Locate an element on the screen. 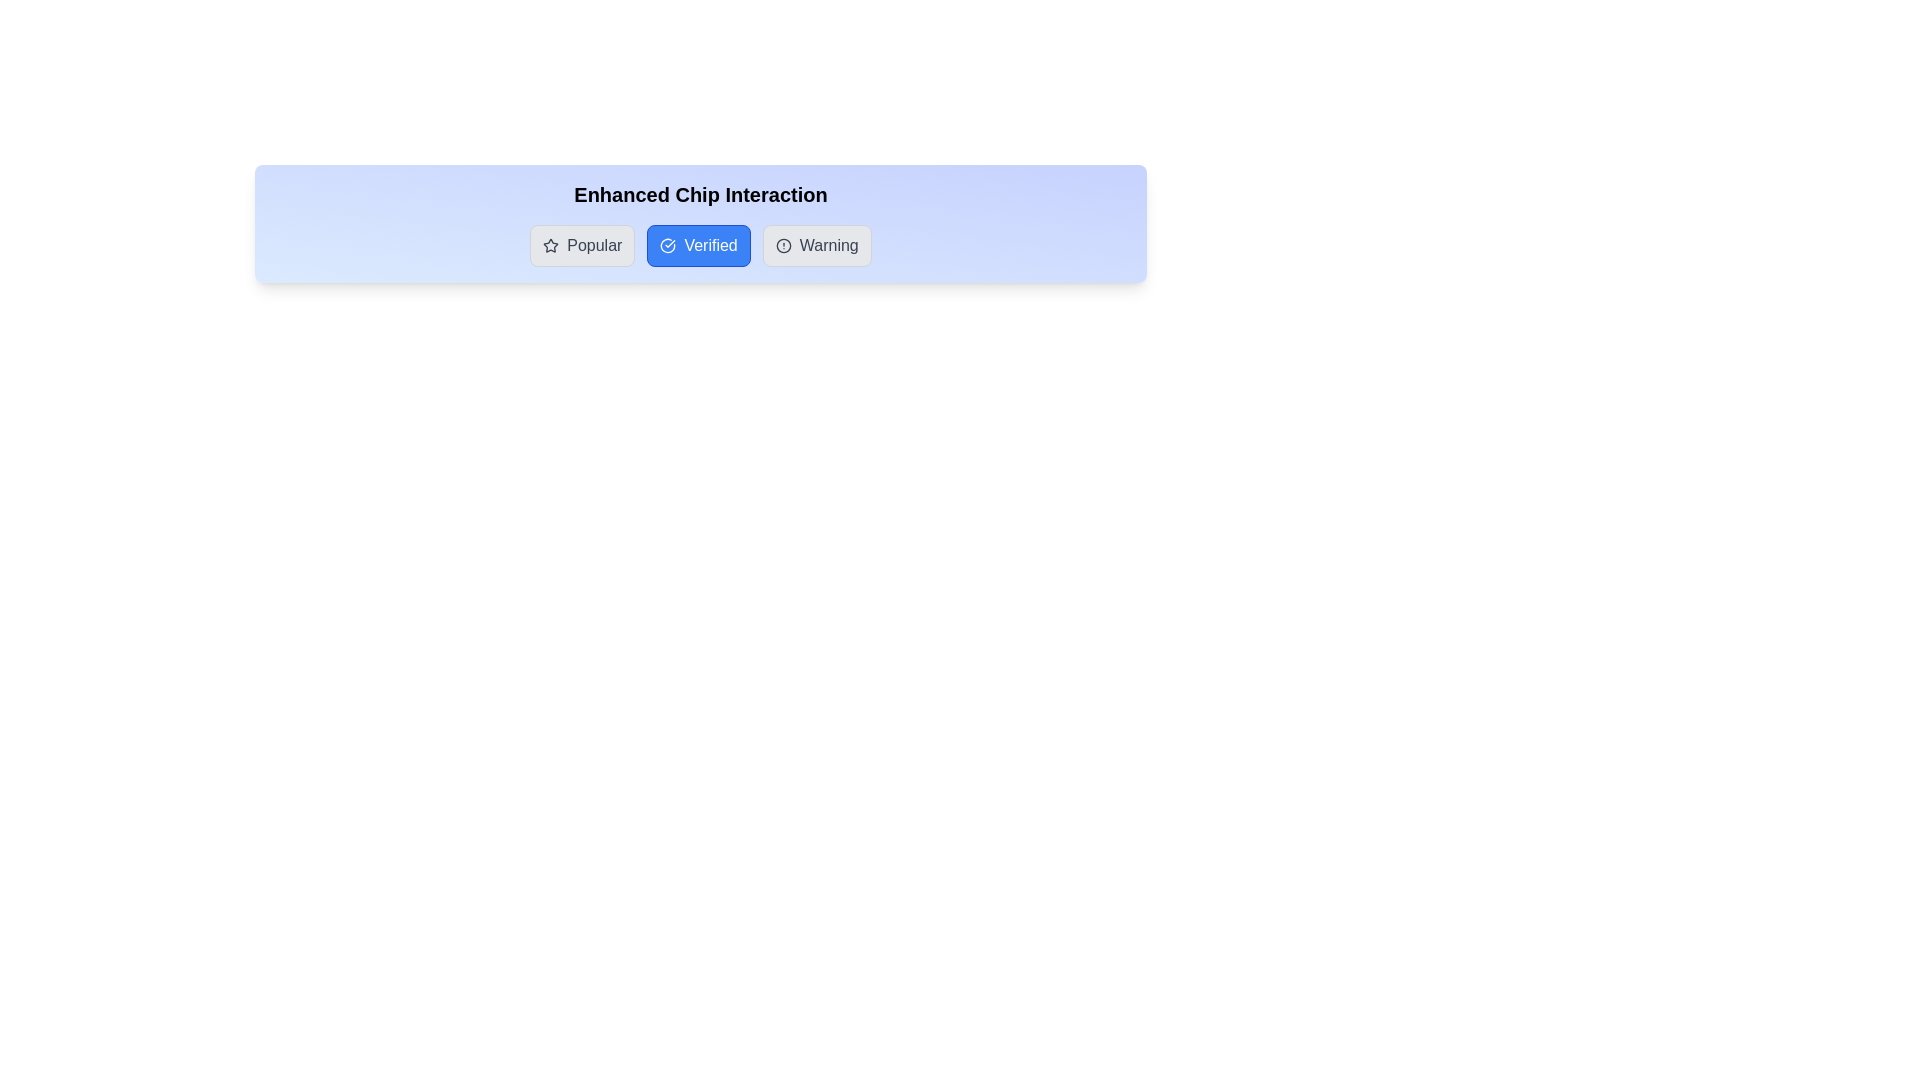  the chip labeled Warning is located at coordinates (817, 245).